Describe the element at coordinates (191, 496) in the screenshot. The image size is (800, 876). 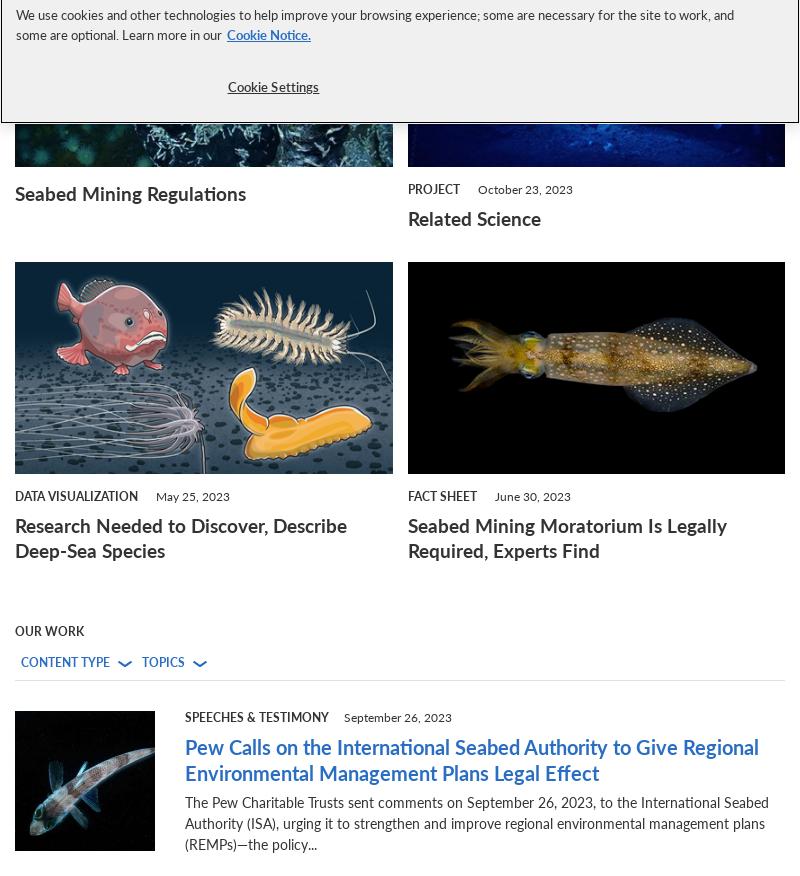
I see `'May 25, 2023'` at that location.